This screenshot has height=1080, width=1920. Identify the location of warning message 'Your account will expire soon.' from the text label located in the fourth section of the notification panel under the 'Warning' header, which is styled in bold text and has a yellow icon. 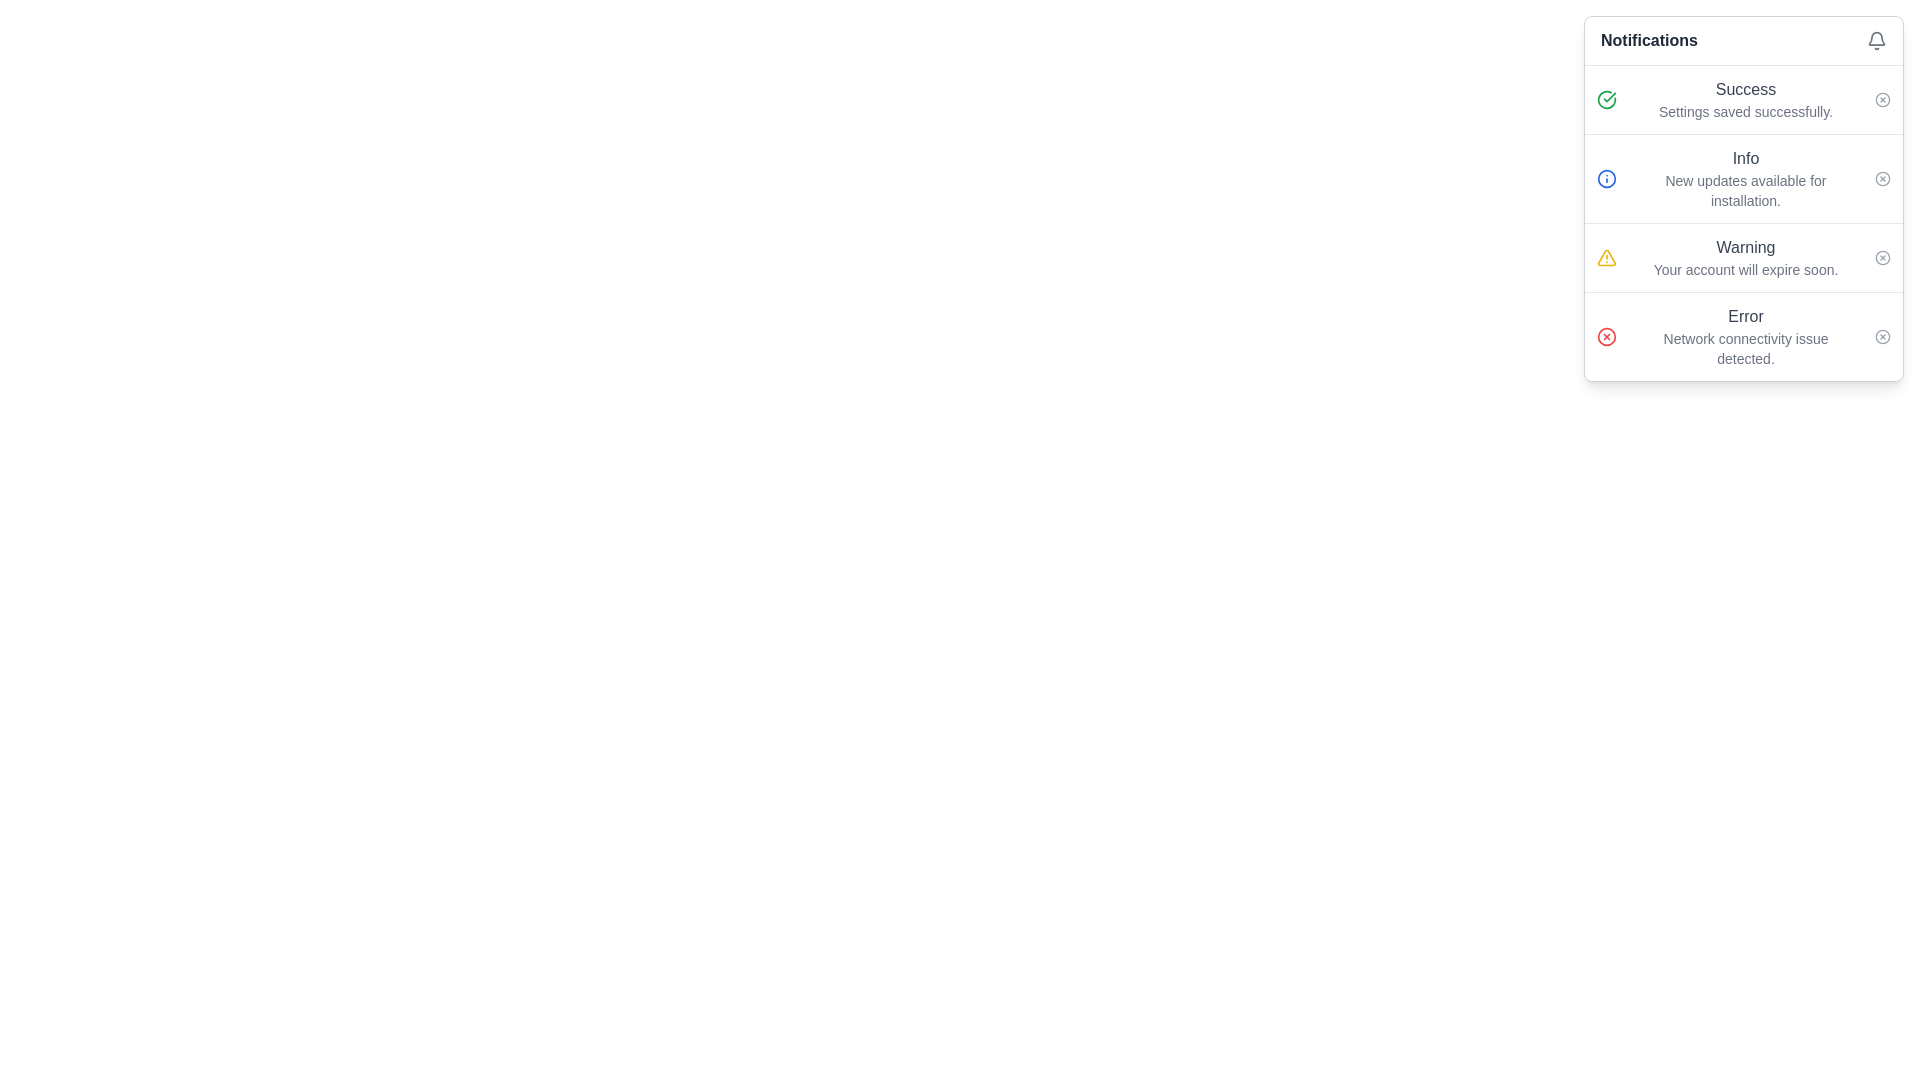
(1745, 270).